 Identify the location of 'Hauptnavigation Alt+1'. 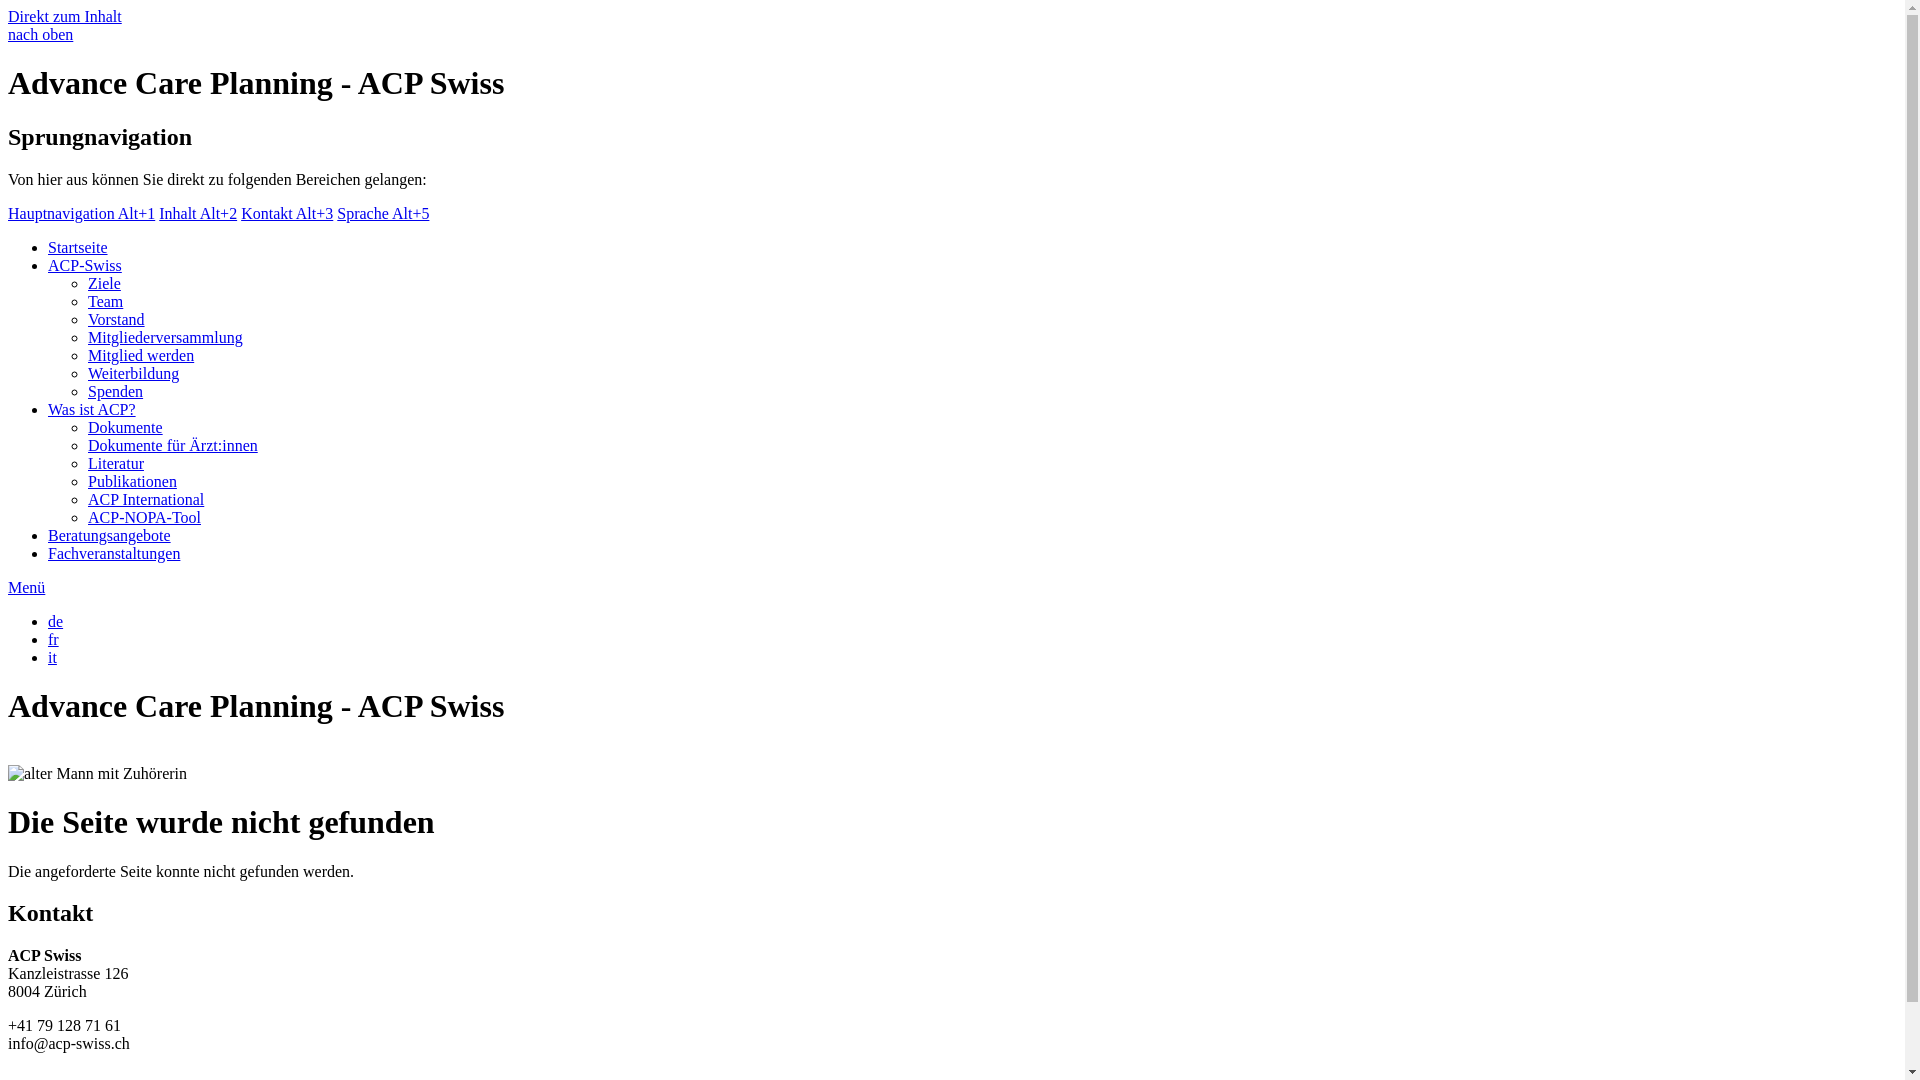
(80, 213).